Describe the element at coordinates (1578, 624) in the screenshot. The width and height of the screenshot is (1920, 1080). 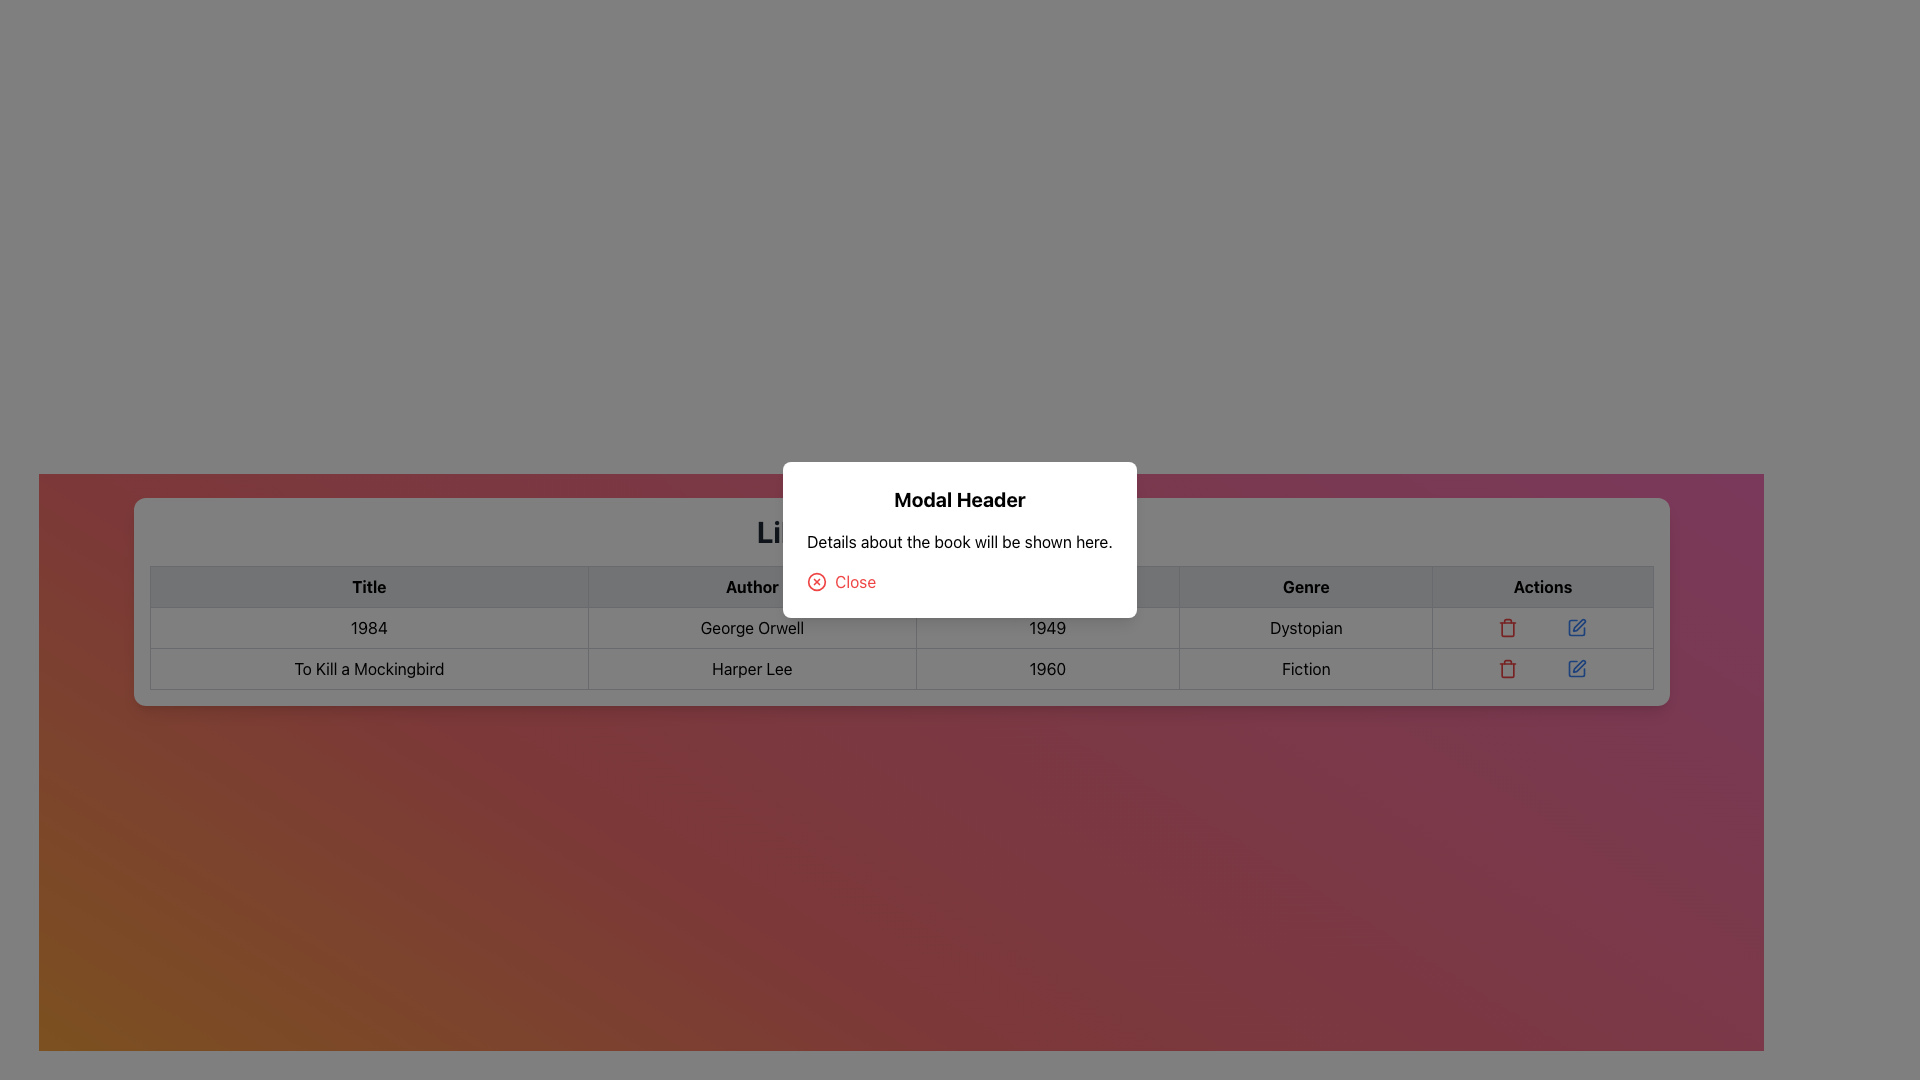
I see `the edit icon button located as the second icon under the 'Actions' column in the table` at that location.